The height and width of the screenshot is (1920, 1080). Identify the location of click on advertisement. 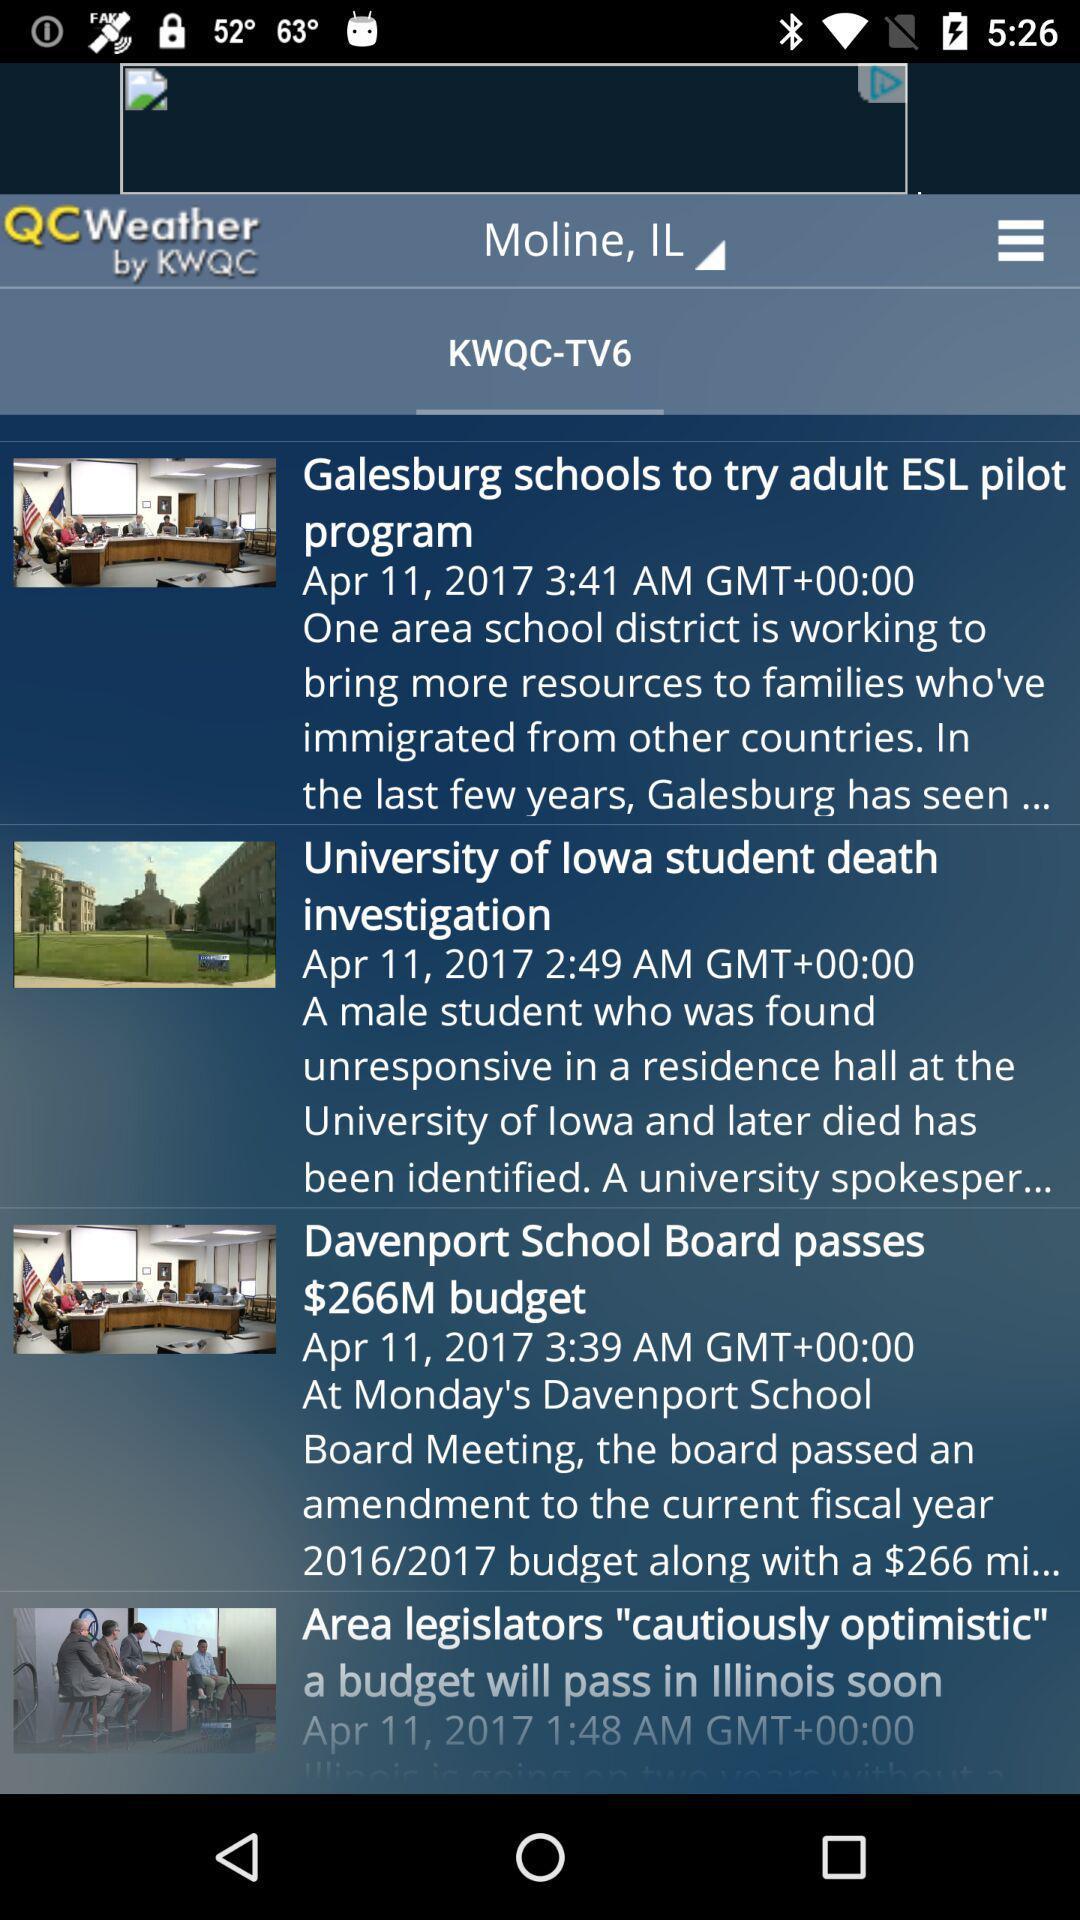
(540, 127).